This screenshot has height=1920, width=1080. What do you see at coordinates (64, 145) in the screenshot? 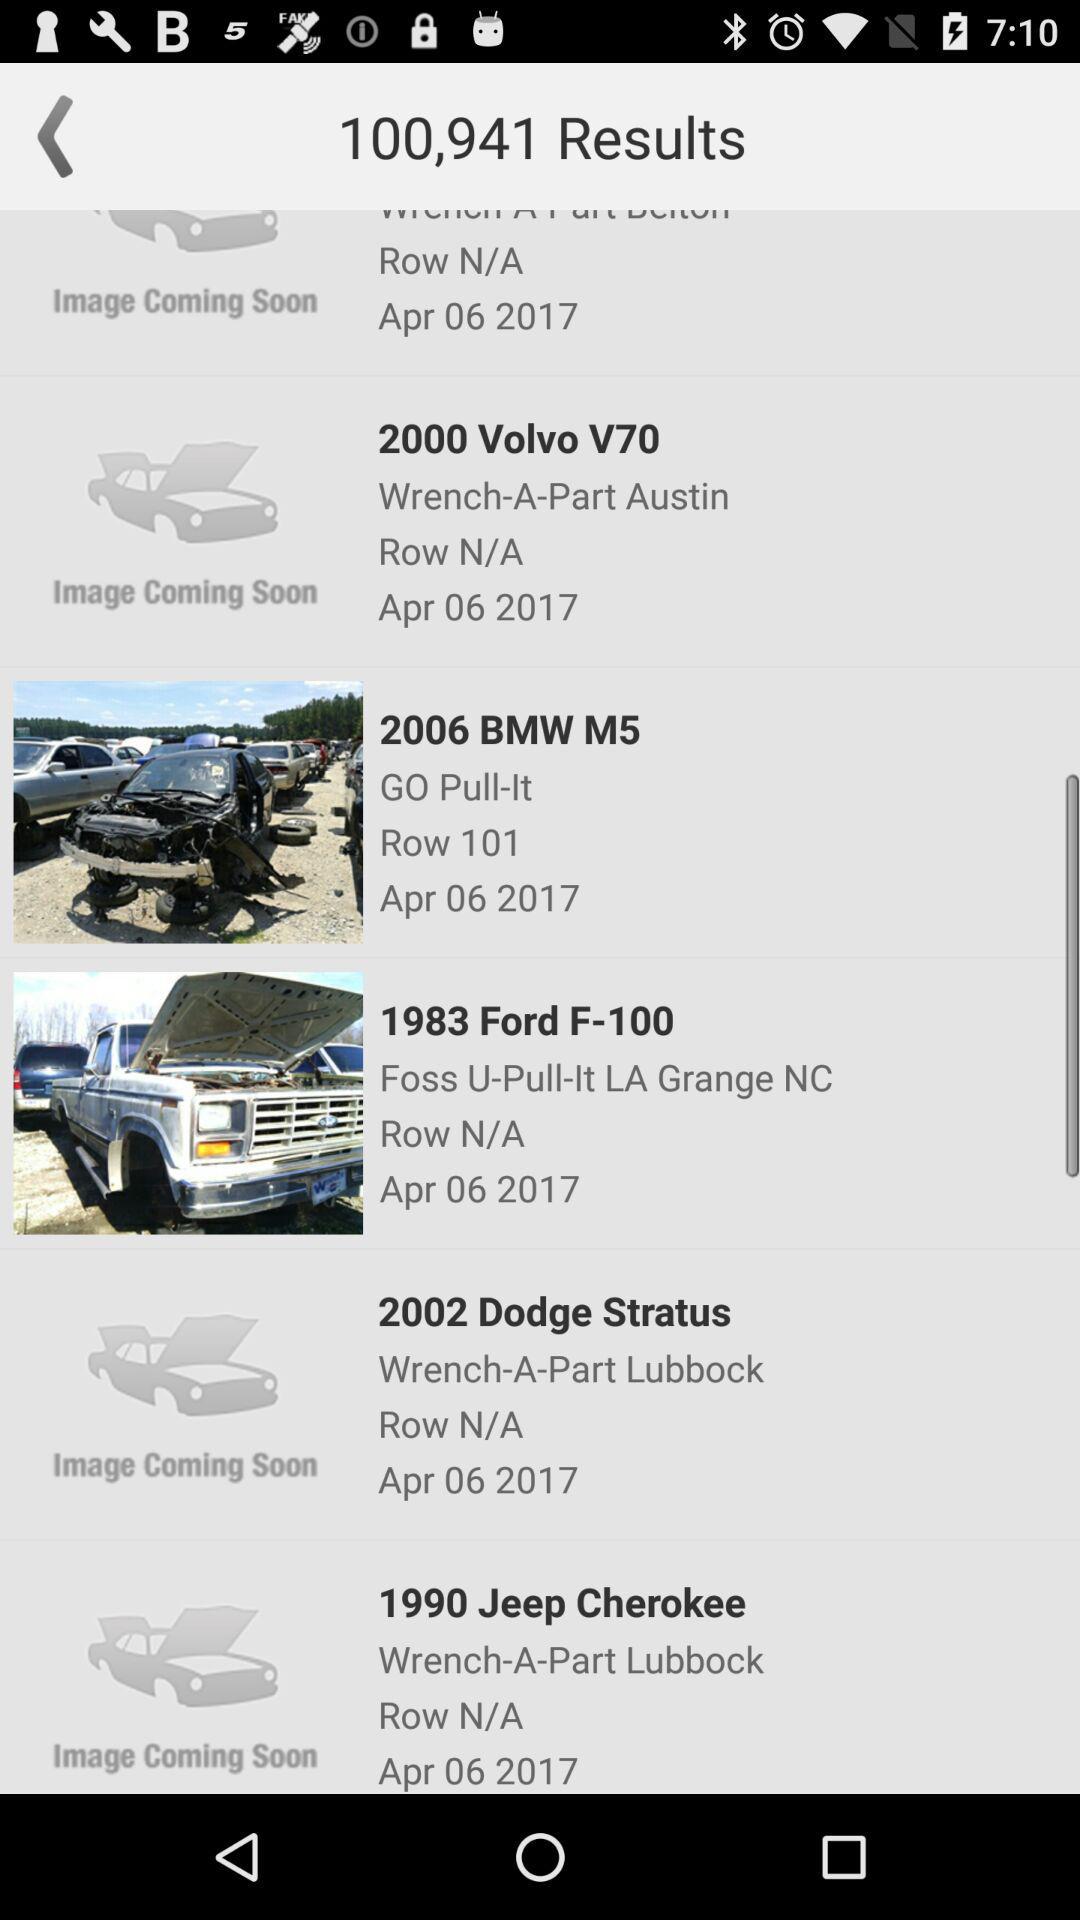
I see `the arrow_backward icon` at bounding box center [64, 145].